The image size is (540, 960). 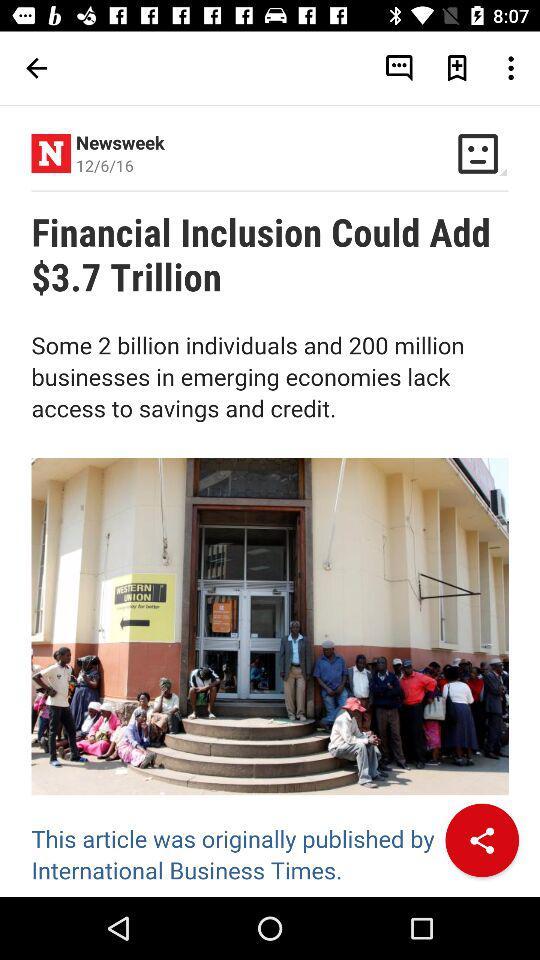 I want to click on the button which is next to the comment button, so click(x=457, y=68).